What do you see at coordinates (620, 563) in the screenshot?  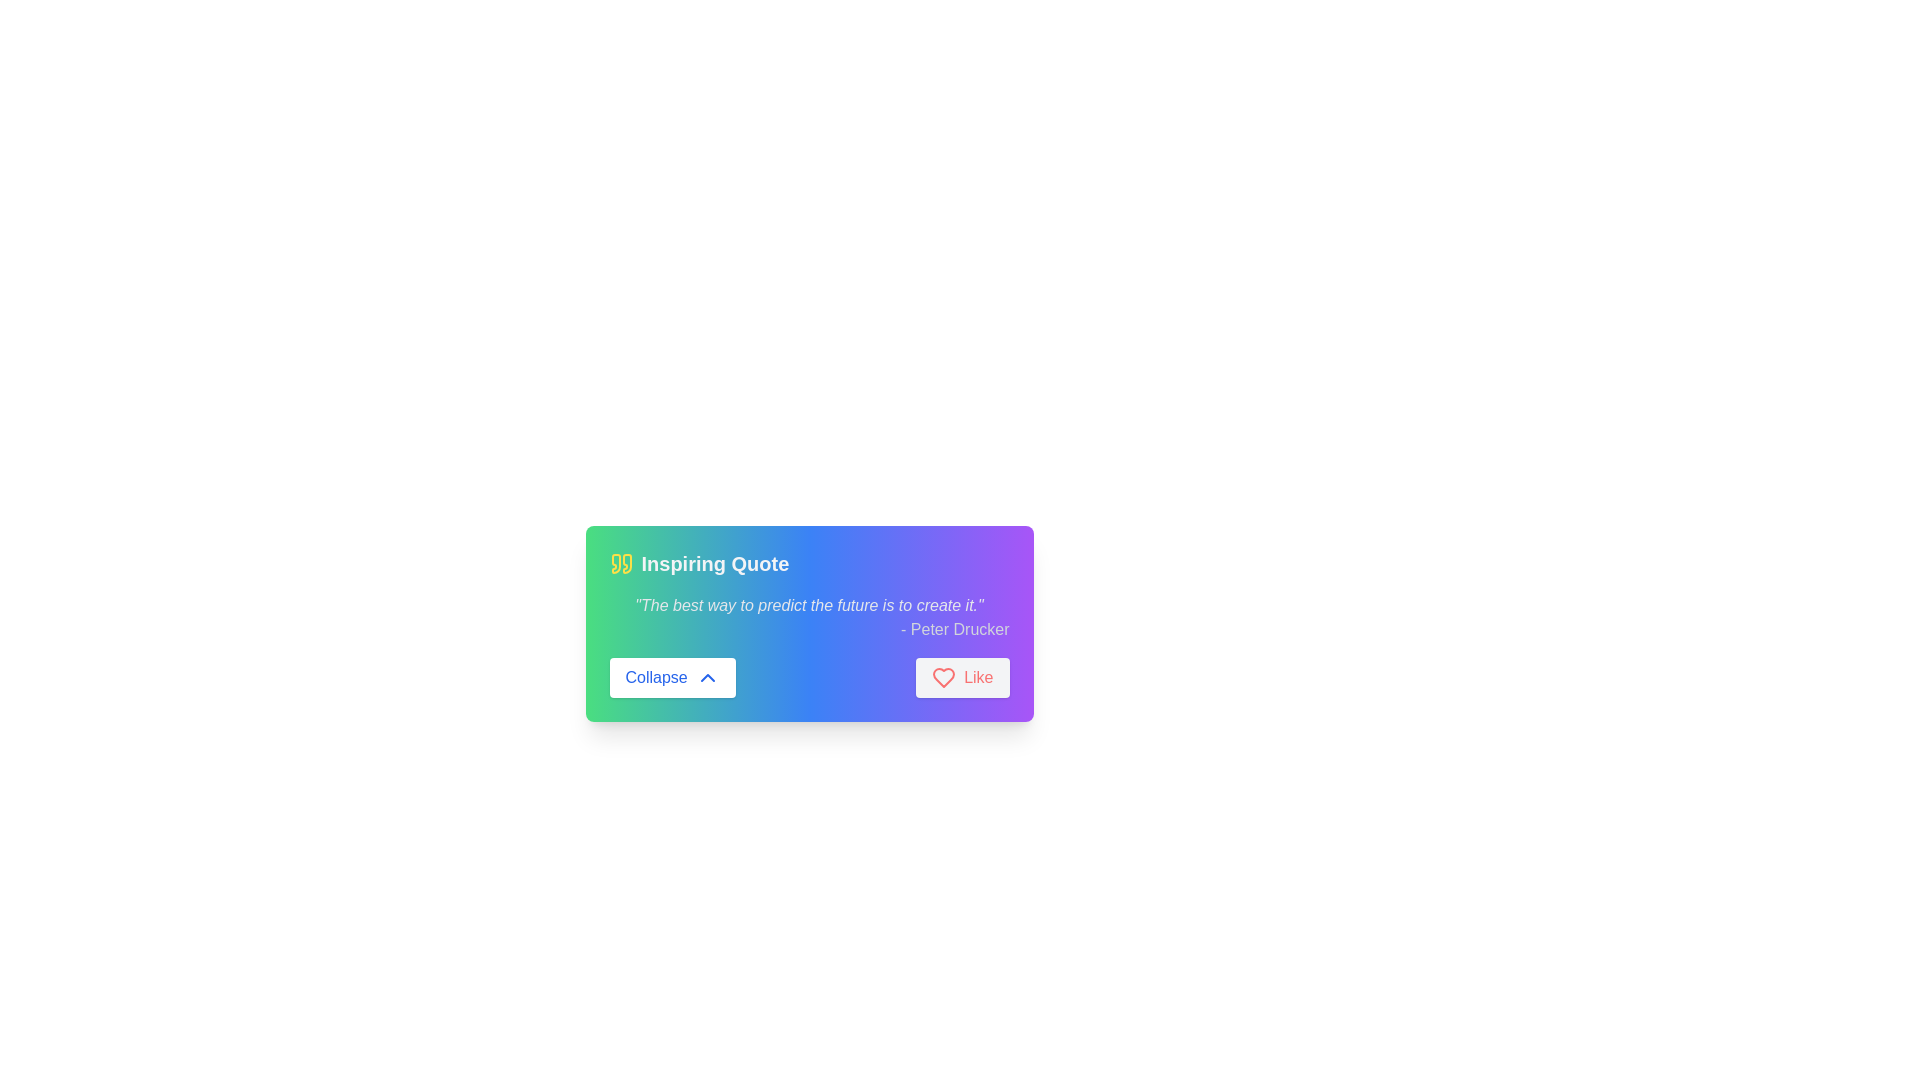 I see `the decorative icon representing the theme of a quote, which is positioned to the far left of the text 'Inspiring Quote' and slightly above the center vertically` at bounding box center [620, 563].